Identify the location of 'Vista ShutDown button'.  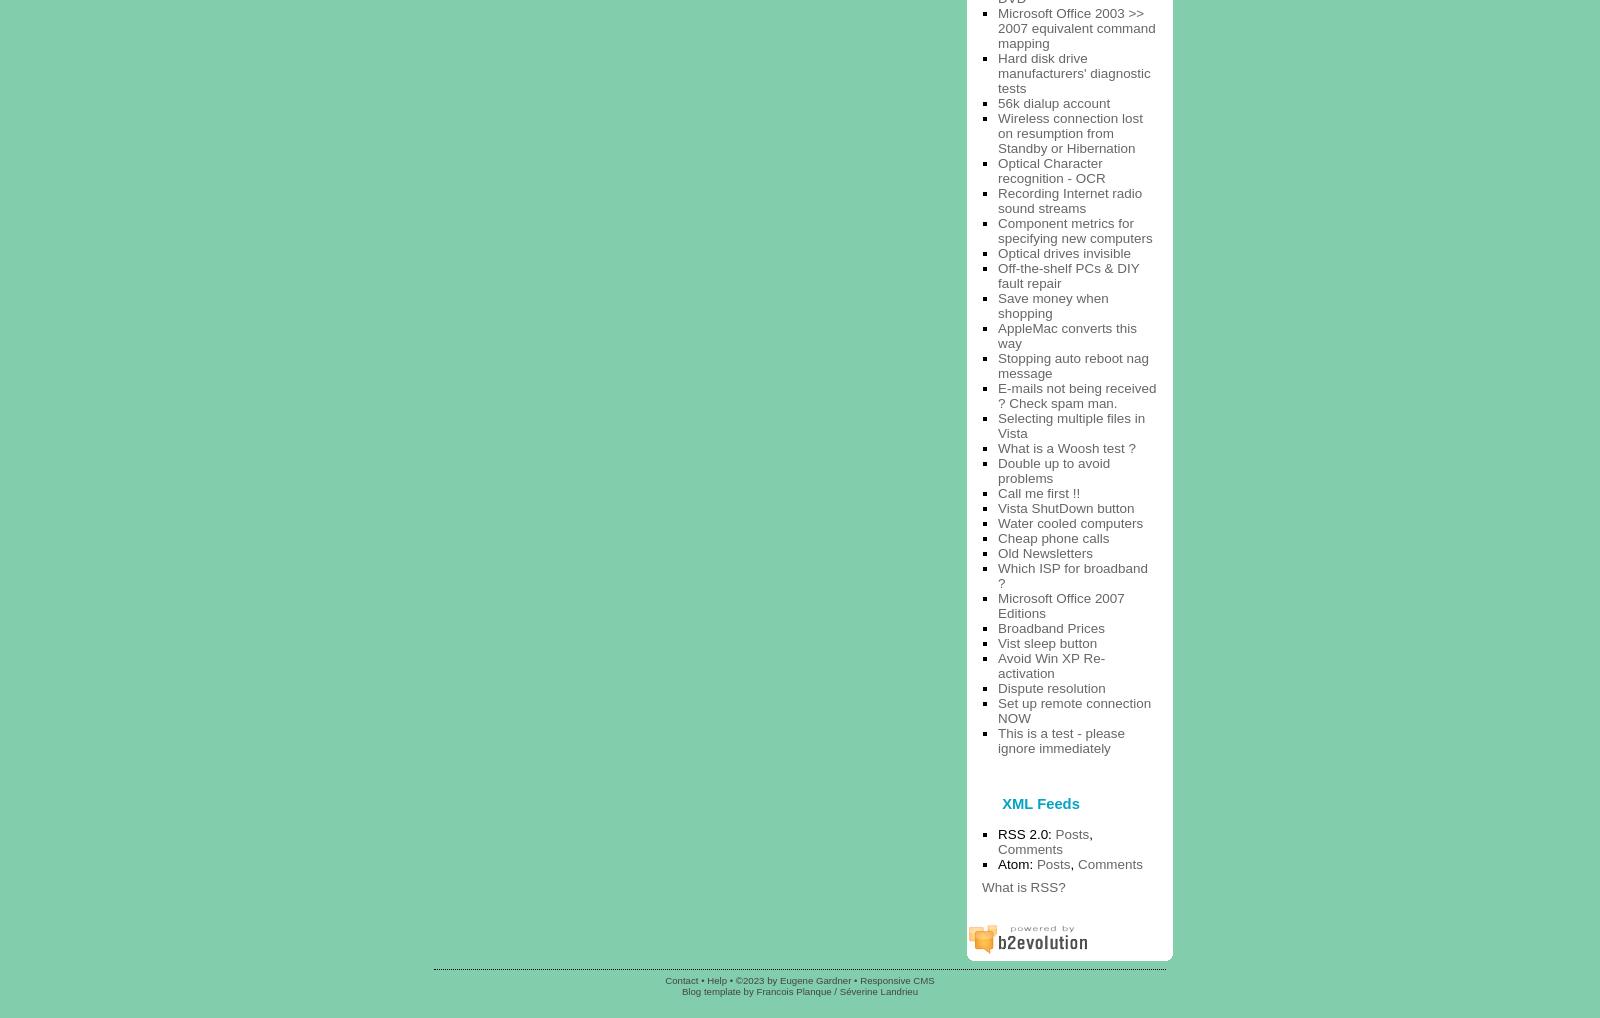
(1066, 507).